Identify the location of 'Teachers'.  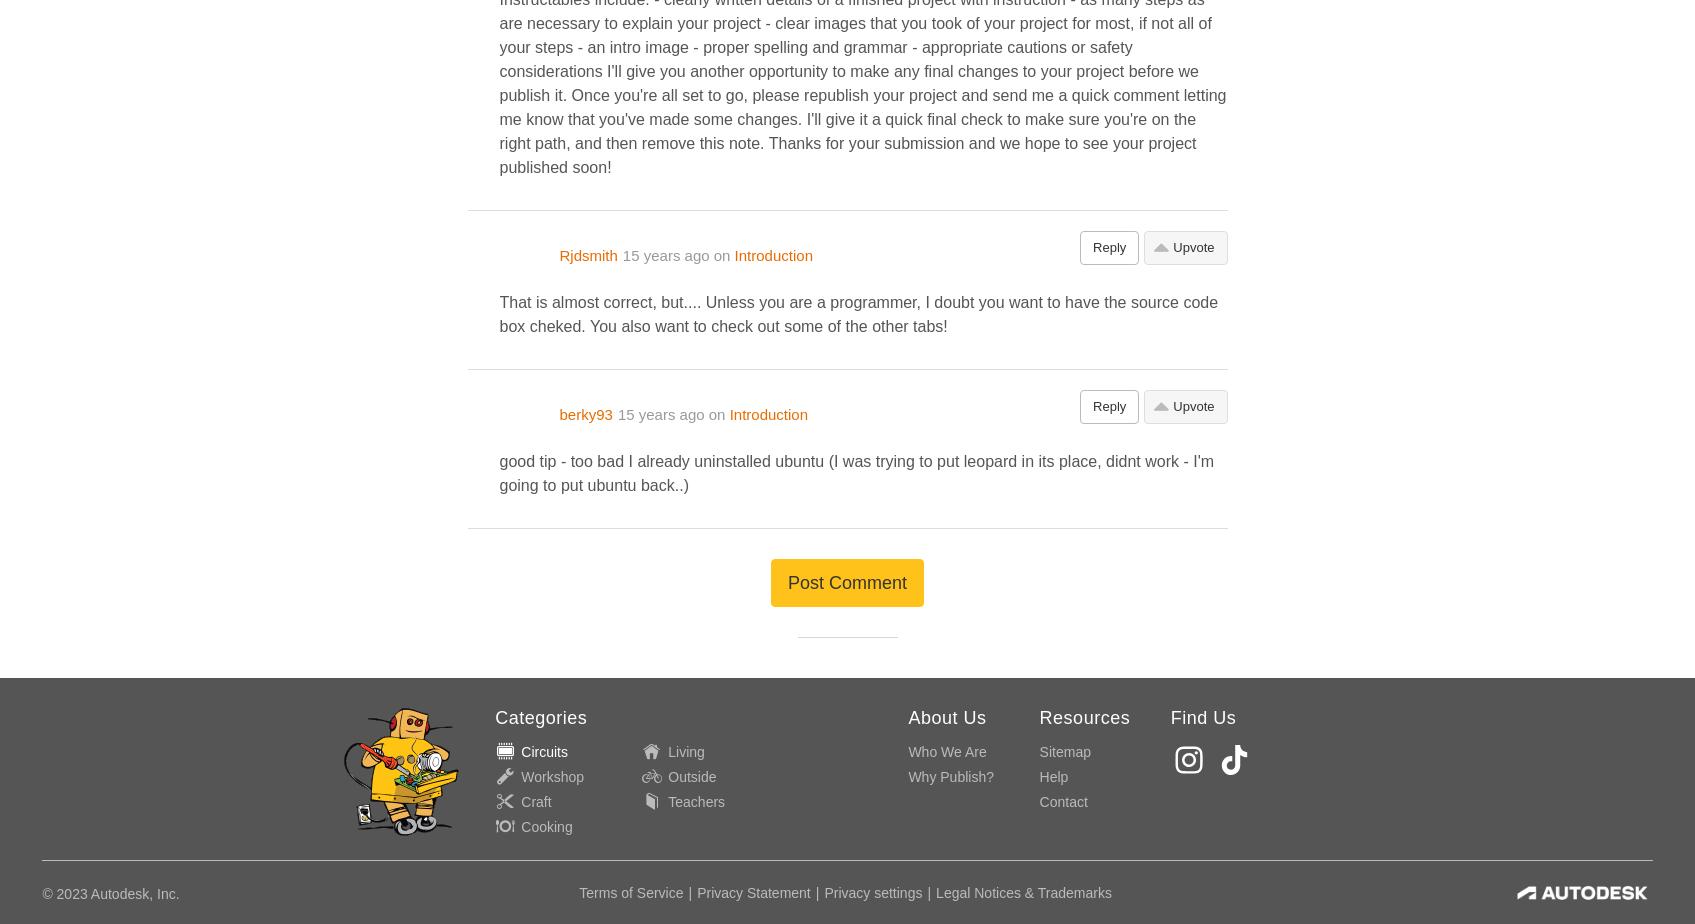
(696, 802).